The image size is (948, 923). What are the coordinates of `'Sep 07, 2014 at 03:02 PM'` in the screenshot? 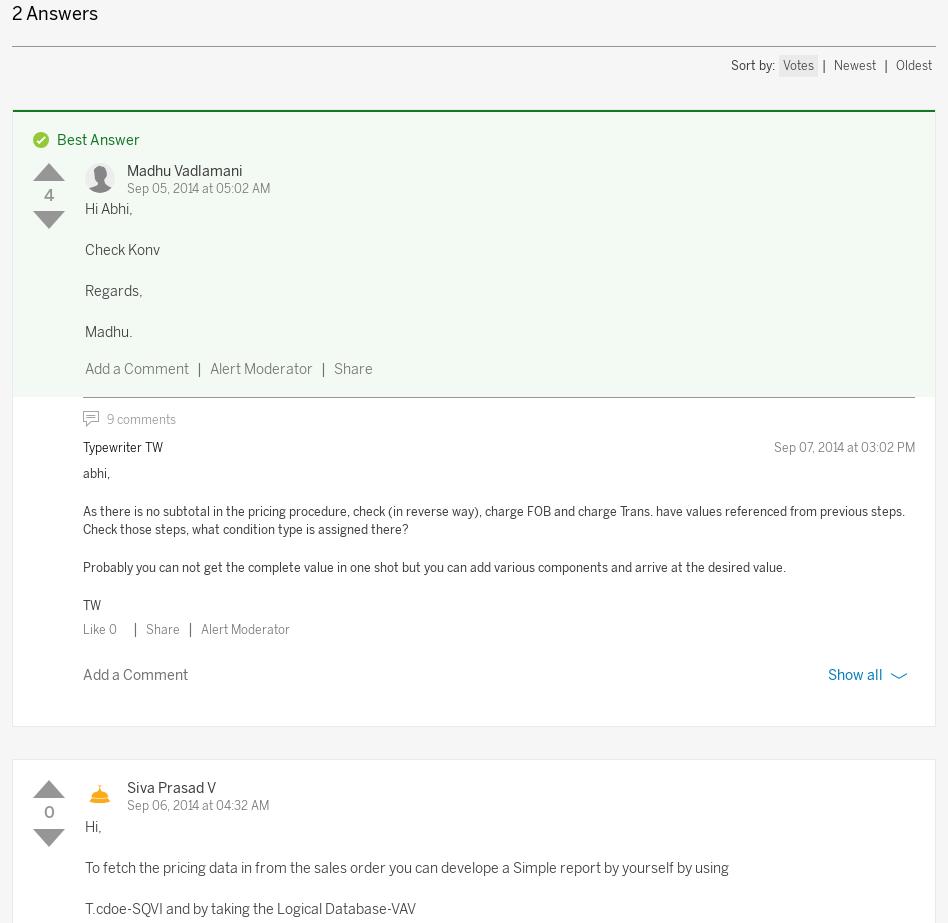 It's located at (774, 448).